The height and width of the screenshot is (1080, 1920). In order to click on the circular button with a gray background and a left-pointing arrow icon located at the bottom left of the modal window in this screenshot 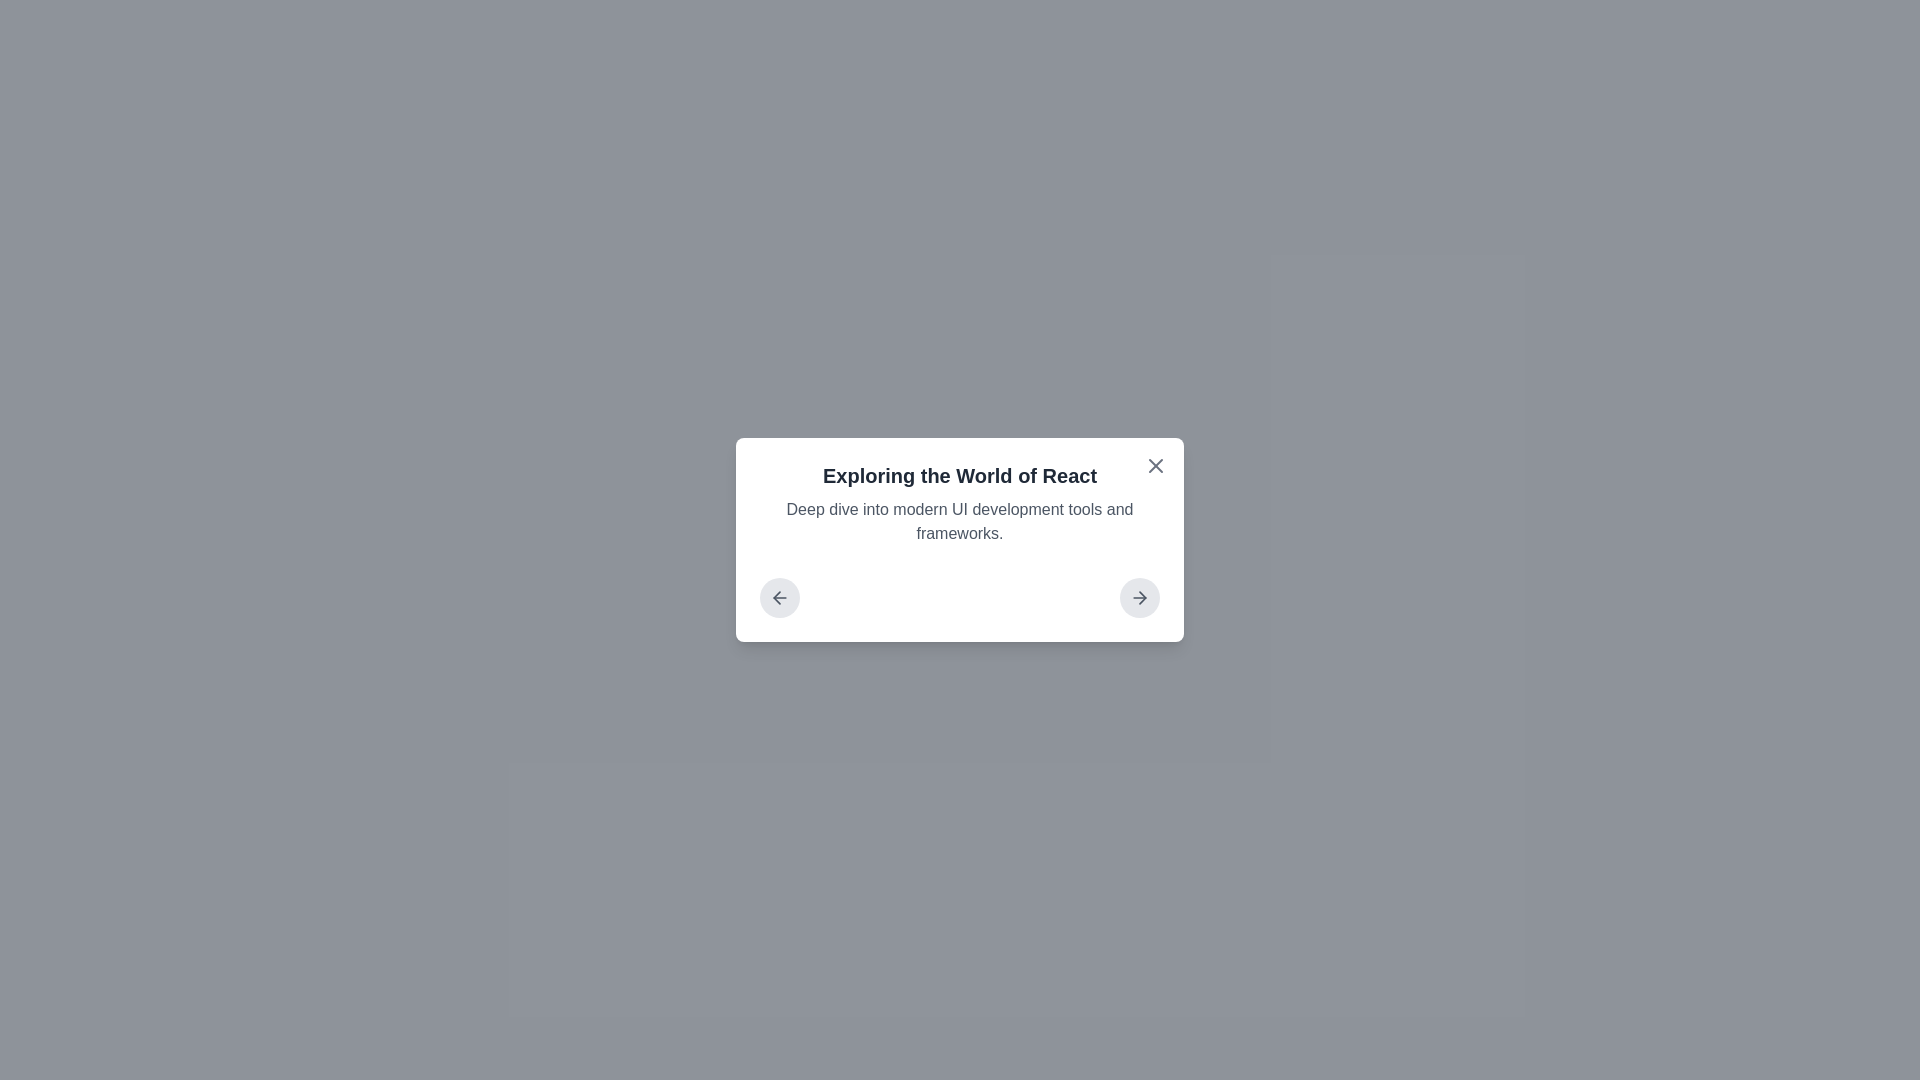, I will do `click(778, 596)`.